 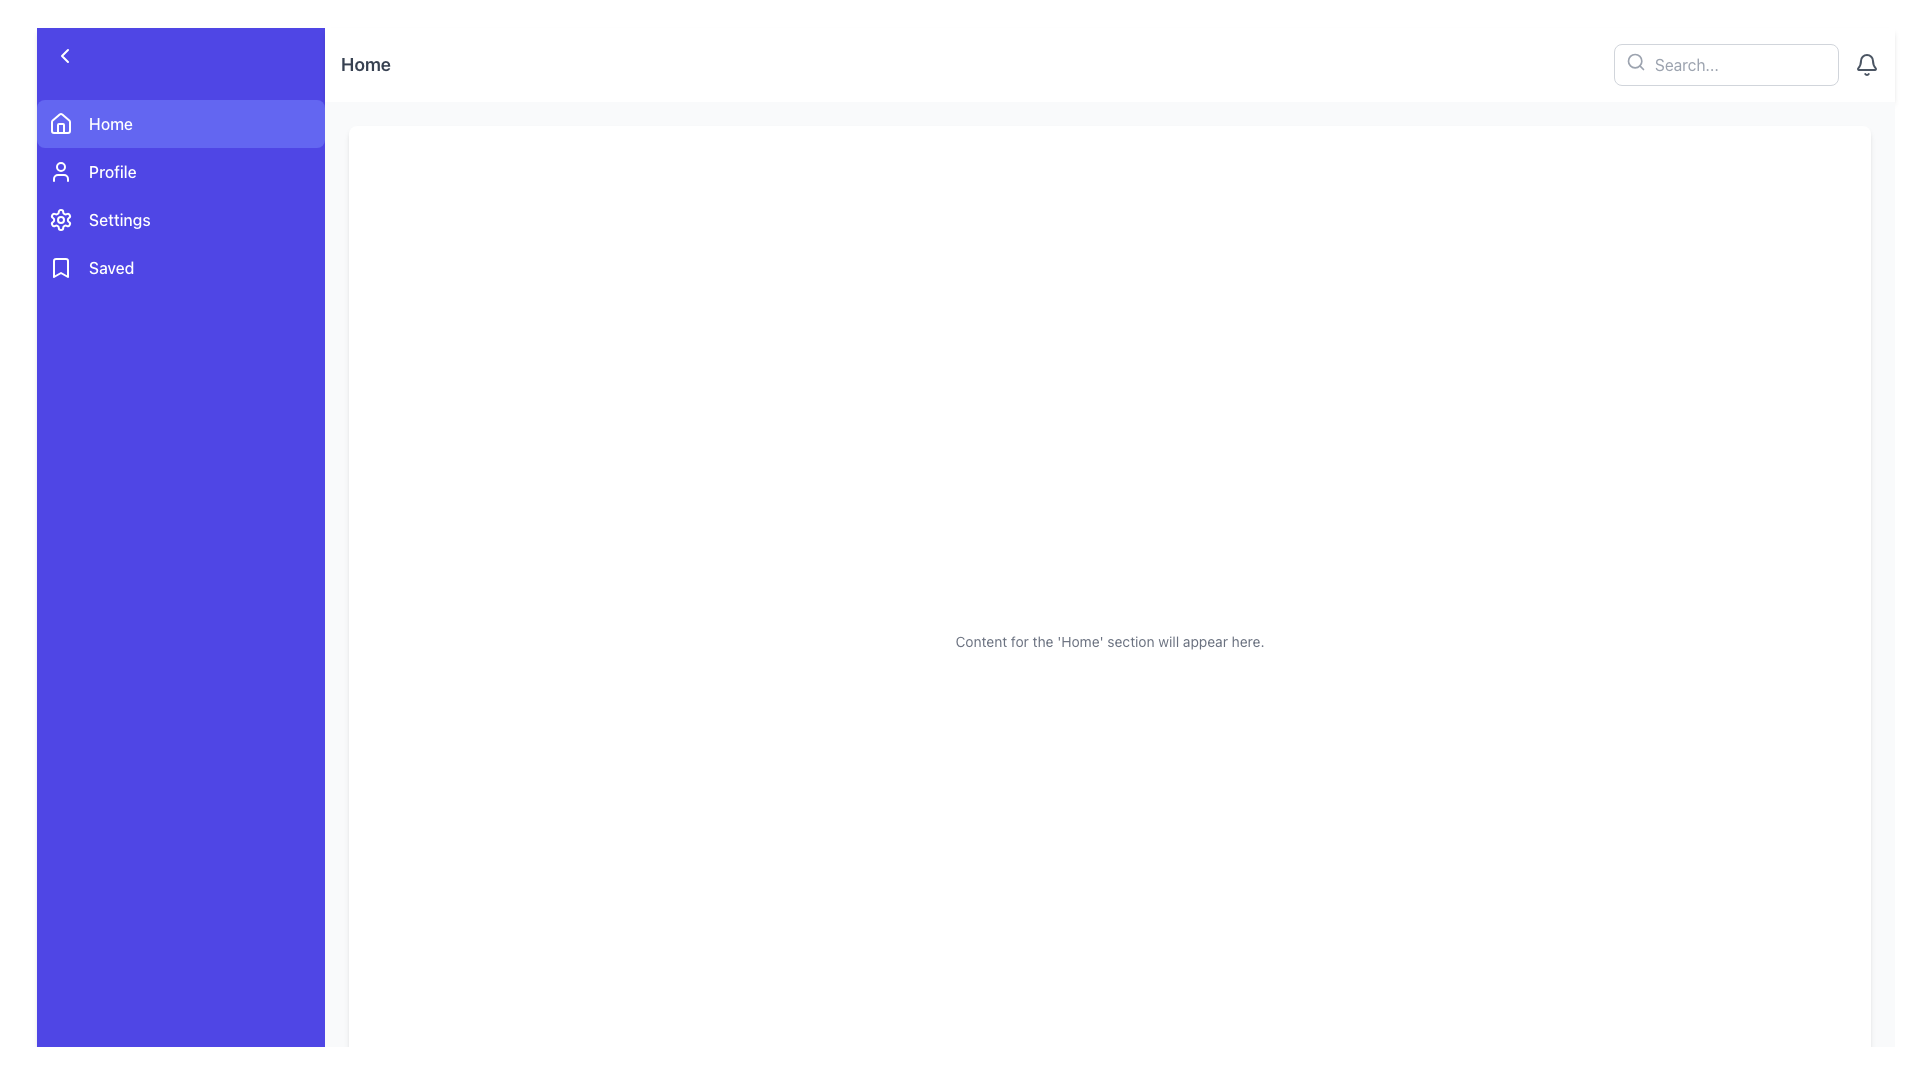 I want to click on the navigation button with a leftward-pointing chevron located at the top of the purple sidebar, so click(x=181, y=55).